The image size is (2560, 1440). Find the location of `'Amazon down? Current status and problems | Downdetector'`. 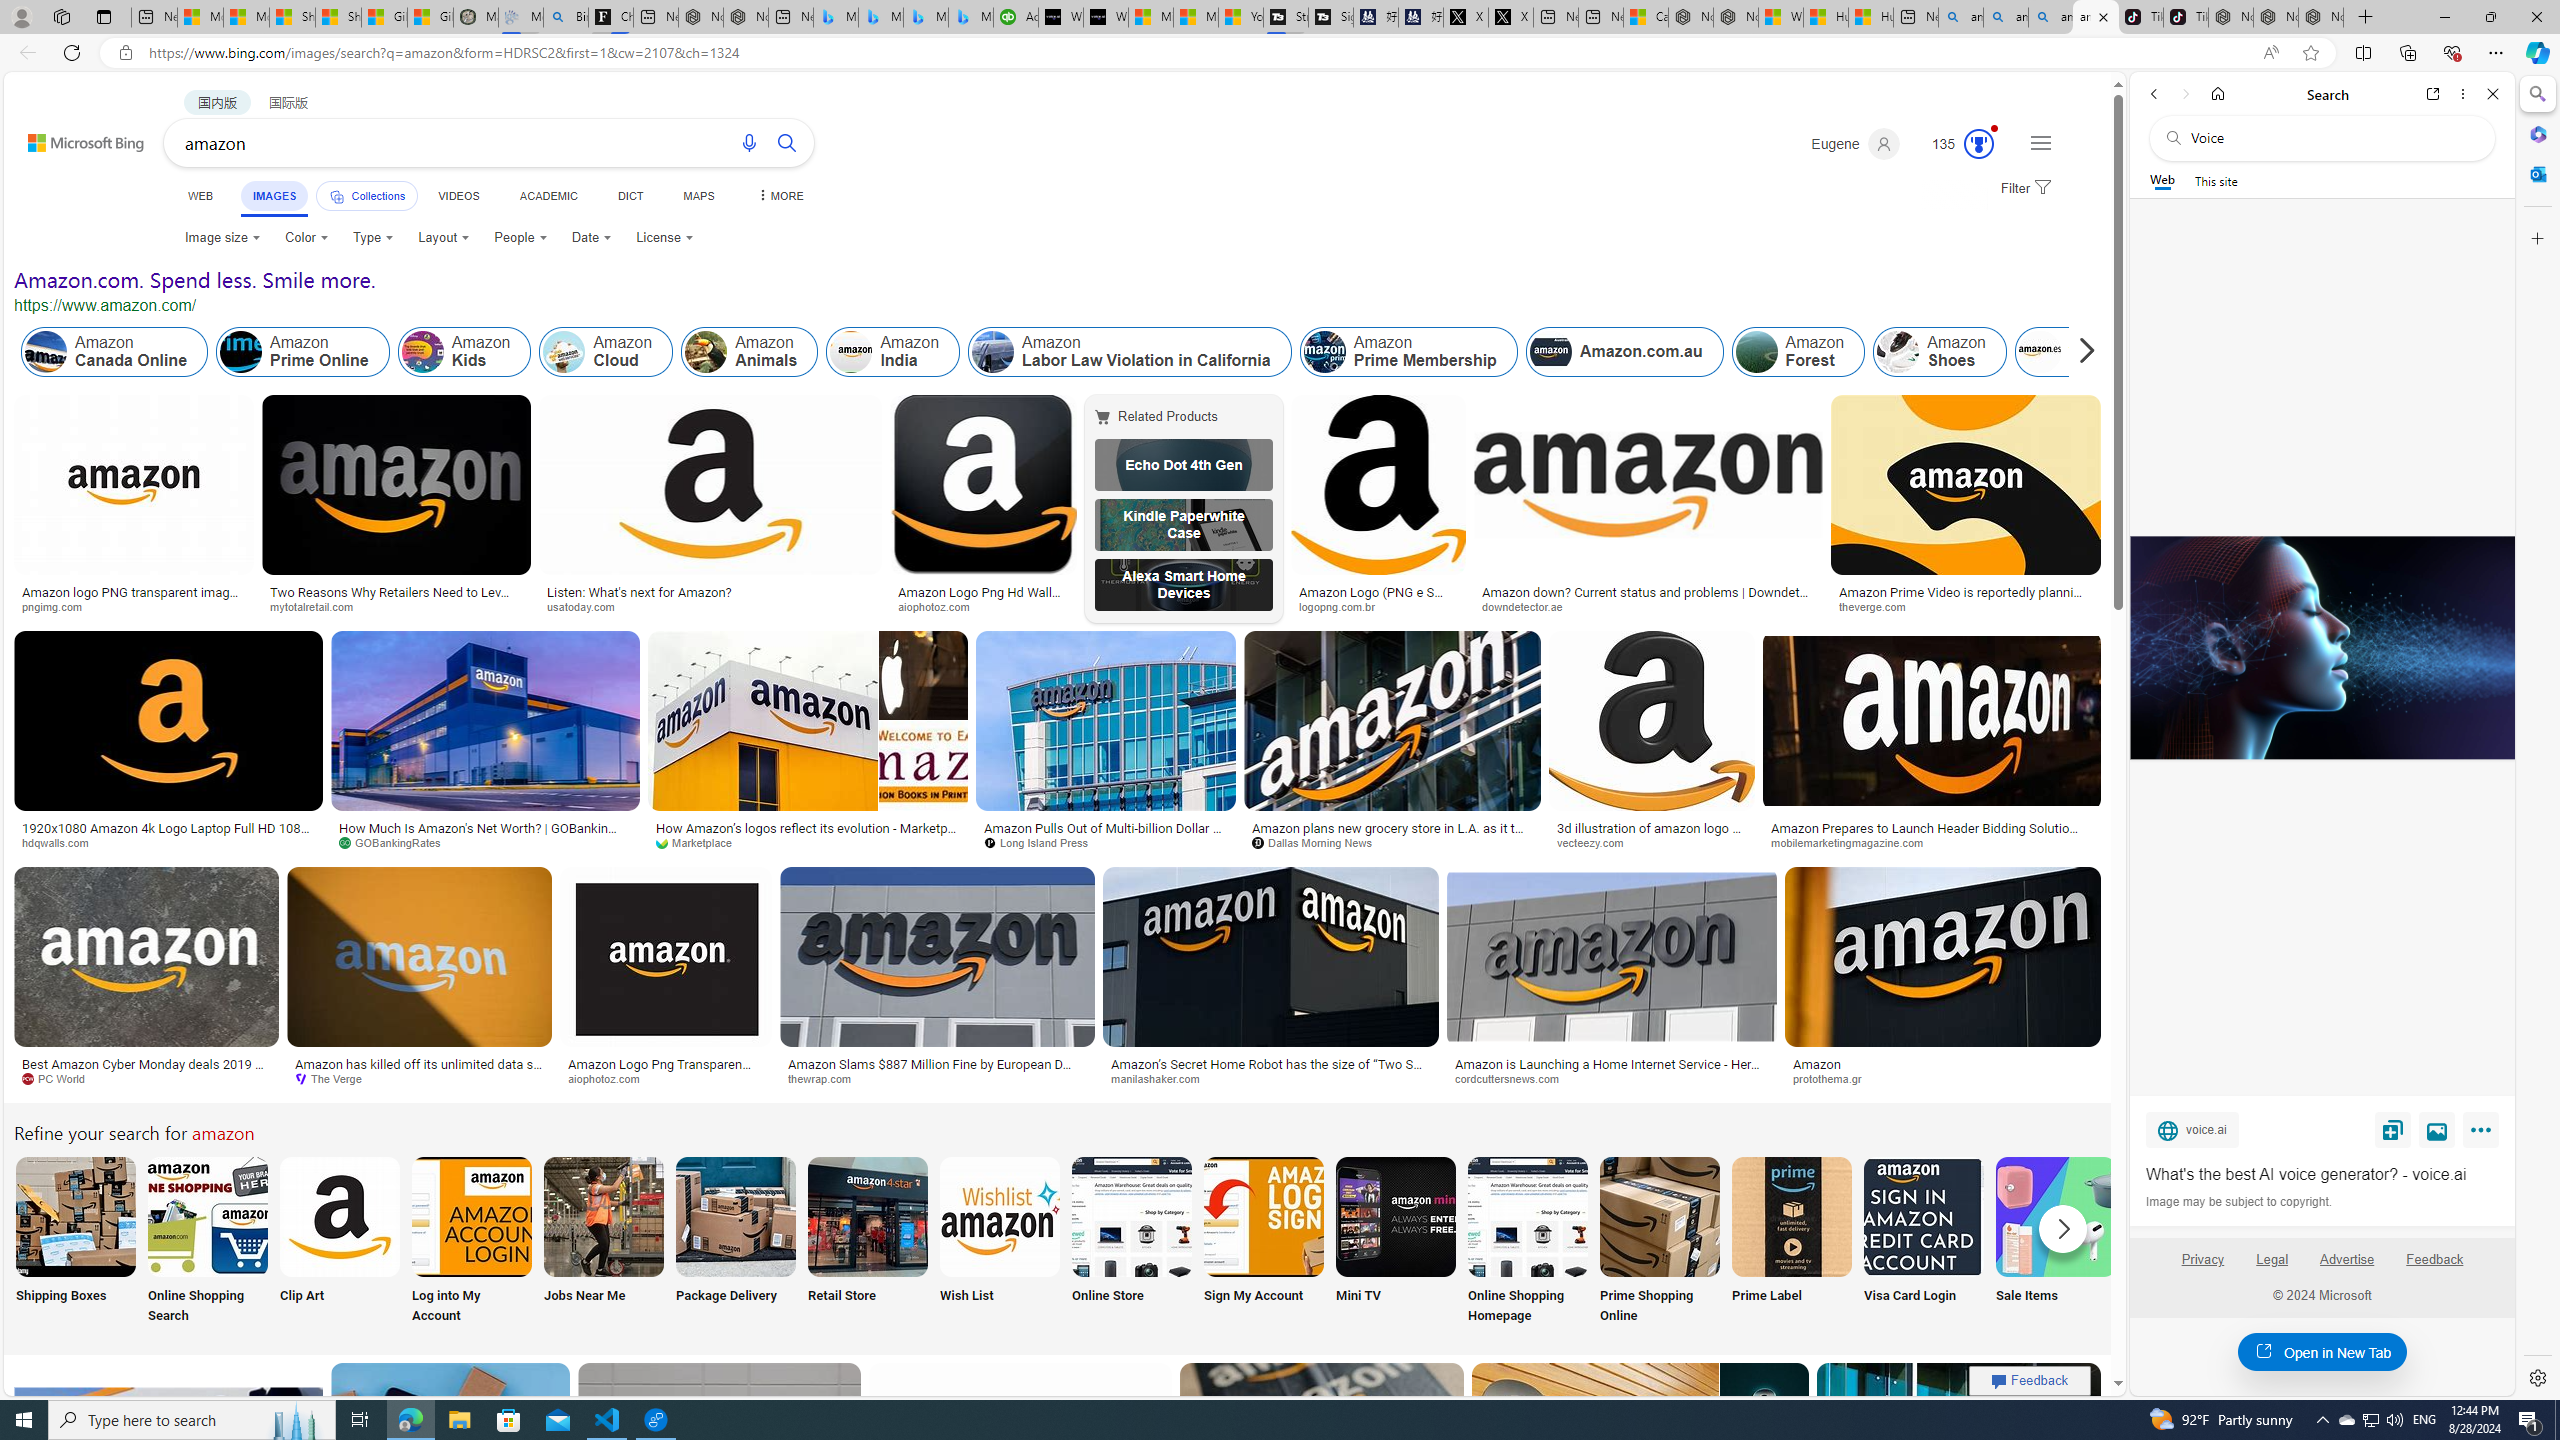

'Amazon down? Current status and problems | Downdetector' is located at coordinates (1647, 598).